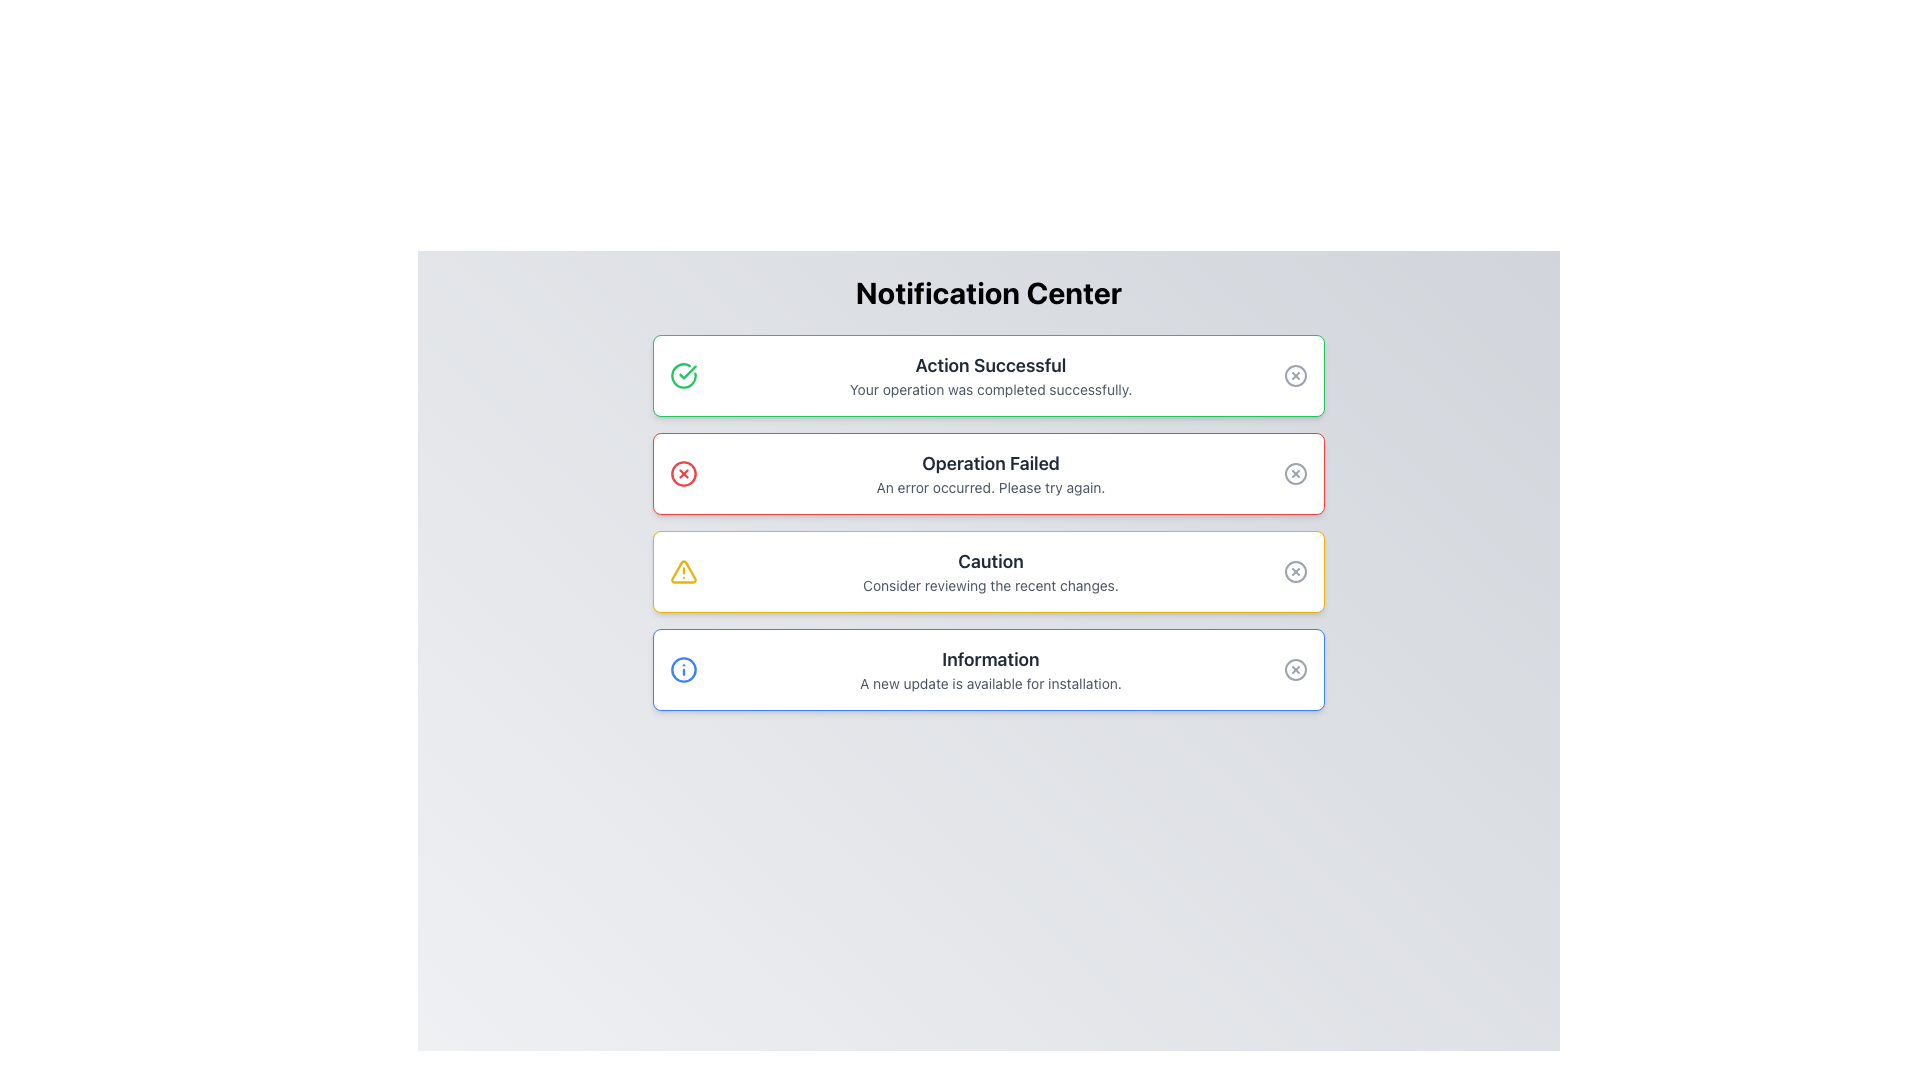  What do you see at coordinates (990, 488) in the screenshot?
I see `text label displaying 'An error occurred. Please try again.' which is styled in smaller gray font, located directly below the bold title 'Operation Failed' in a red-bordered notification box` at bounding box center [990, 488].